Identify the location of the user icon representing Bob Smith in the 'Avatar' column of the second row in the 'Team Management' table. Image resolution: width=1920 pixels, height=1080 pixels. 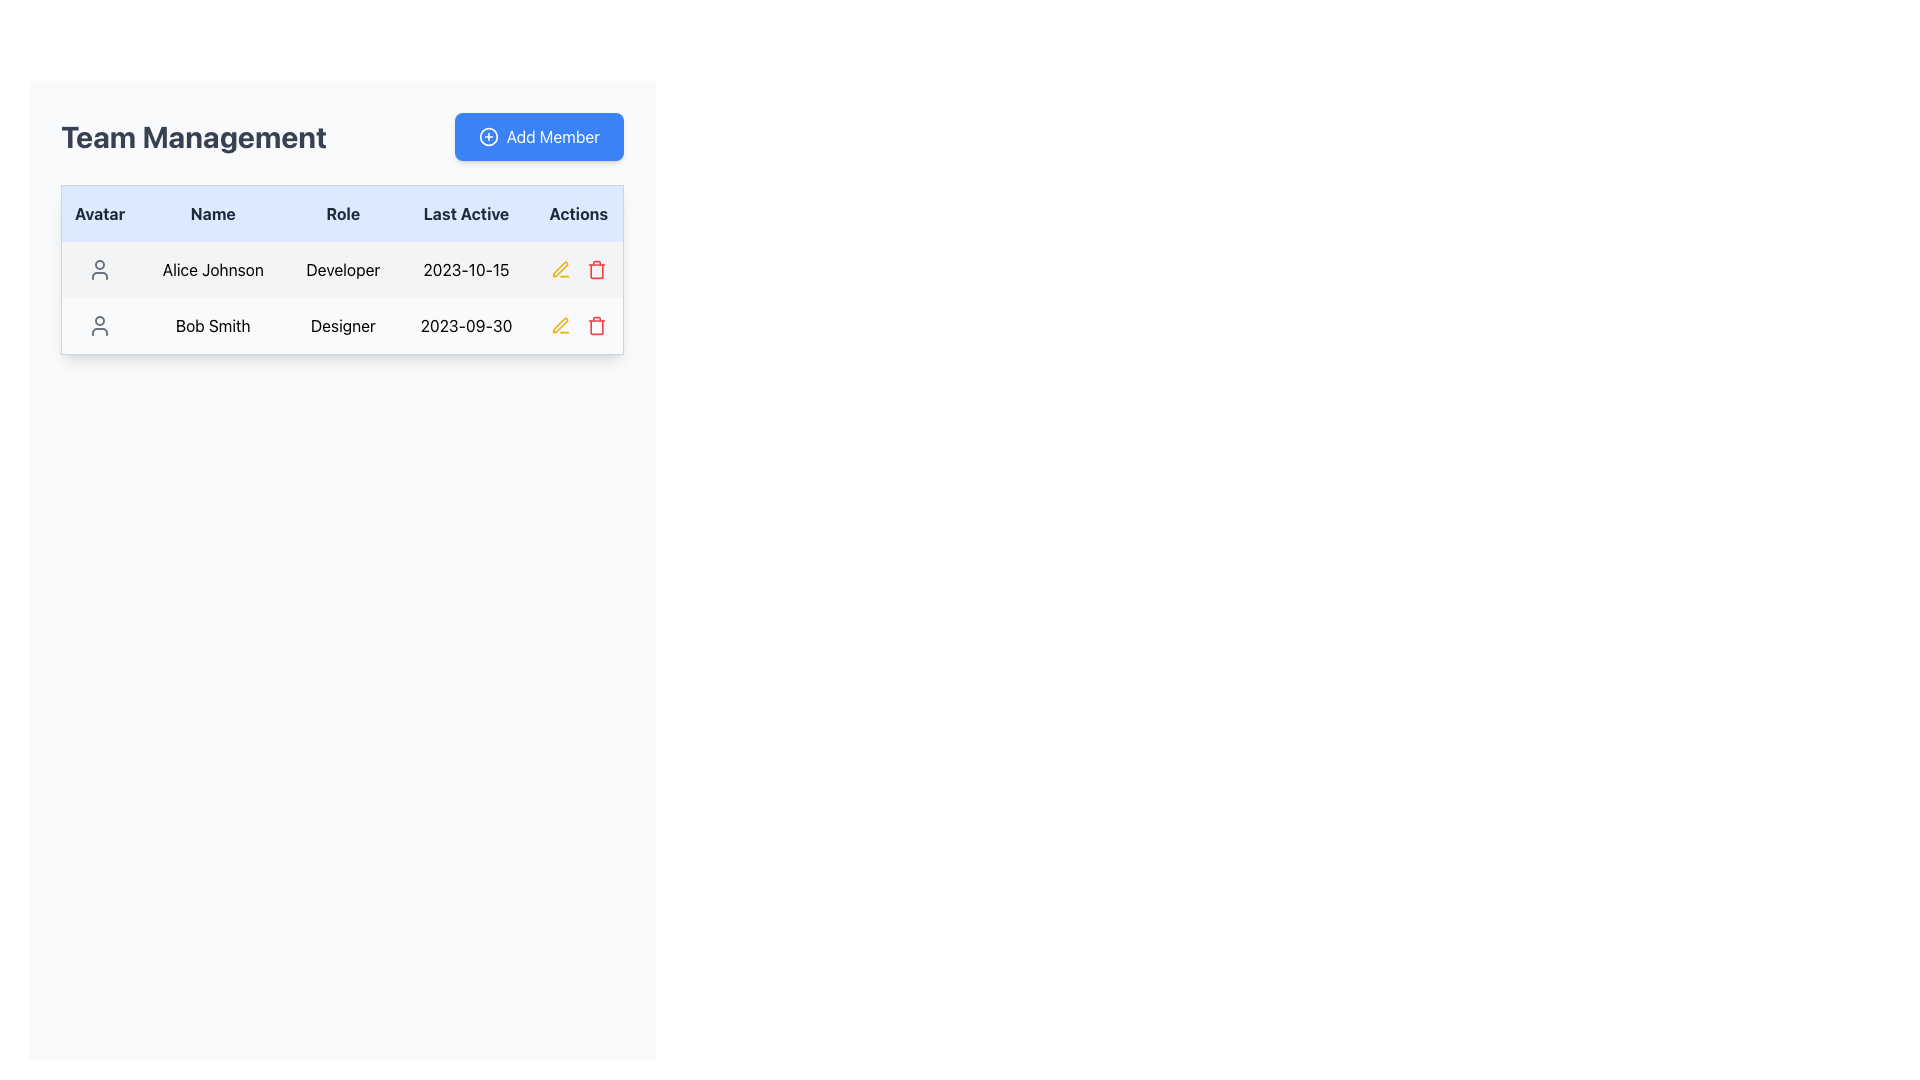
(99, 325).